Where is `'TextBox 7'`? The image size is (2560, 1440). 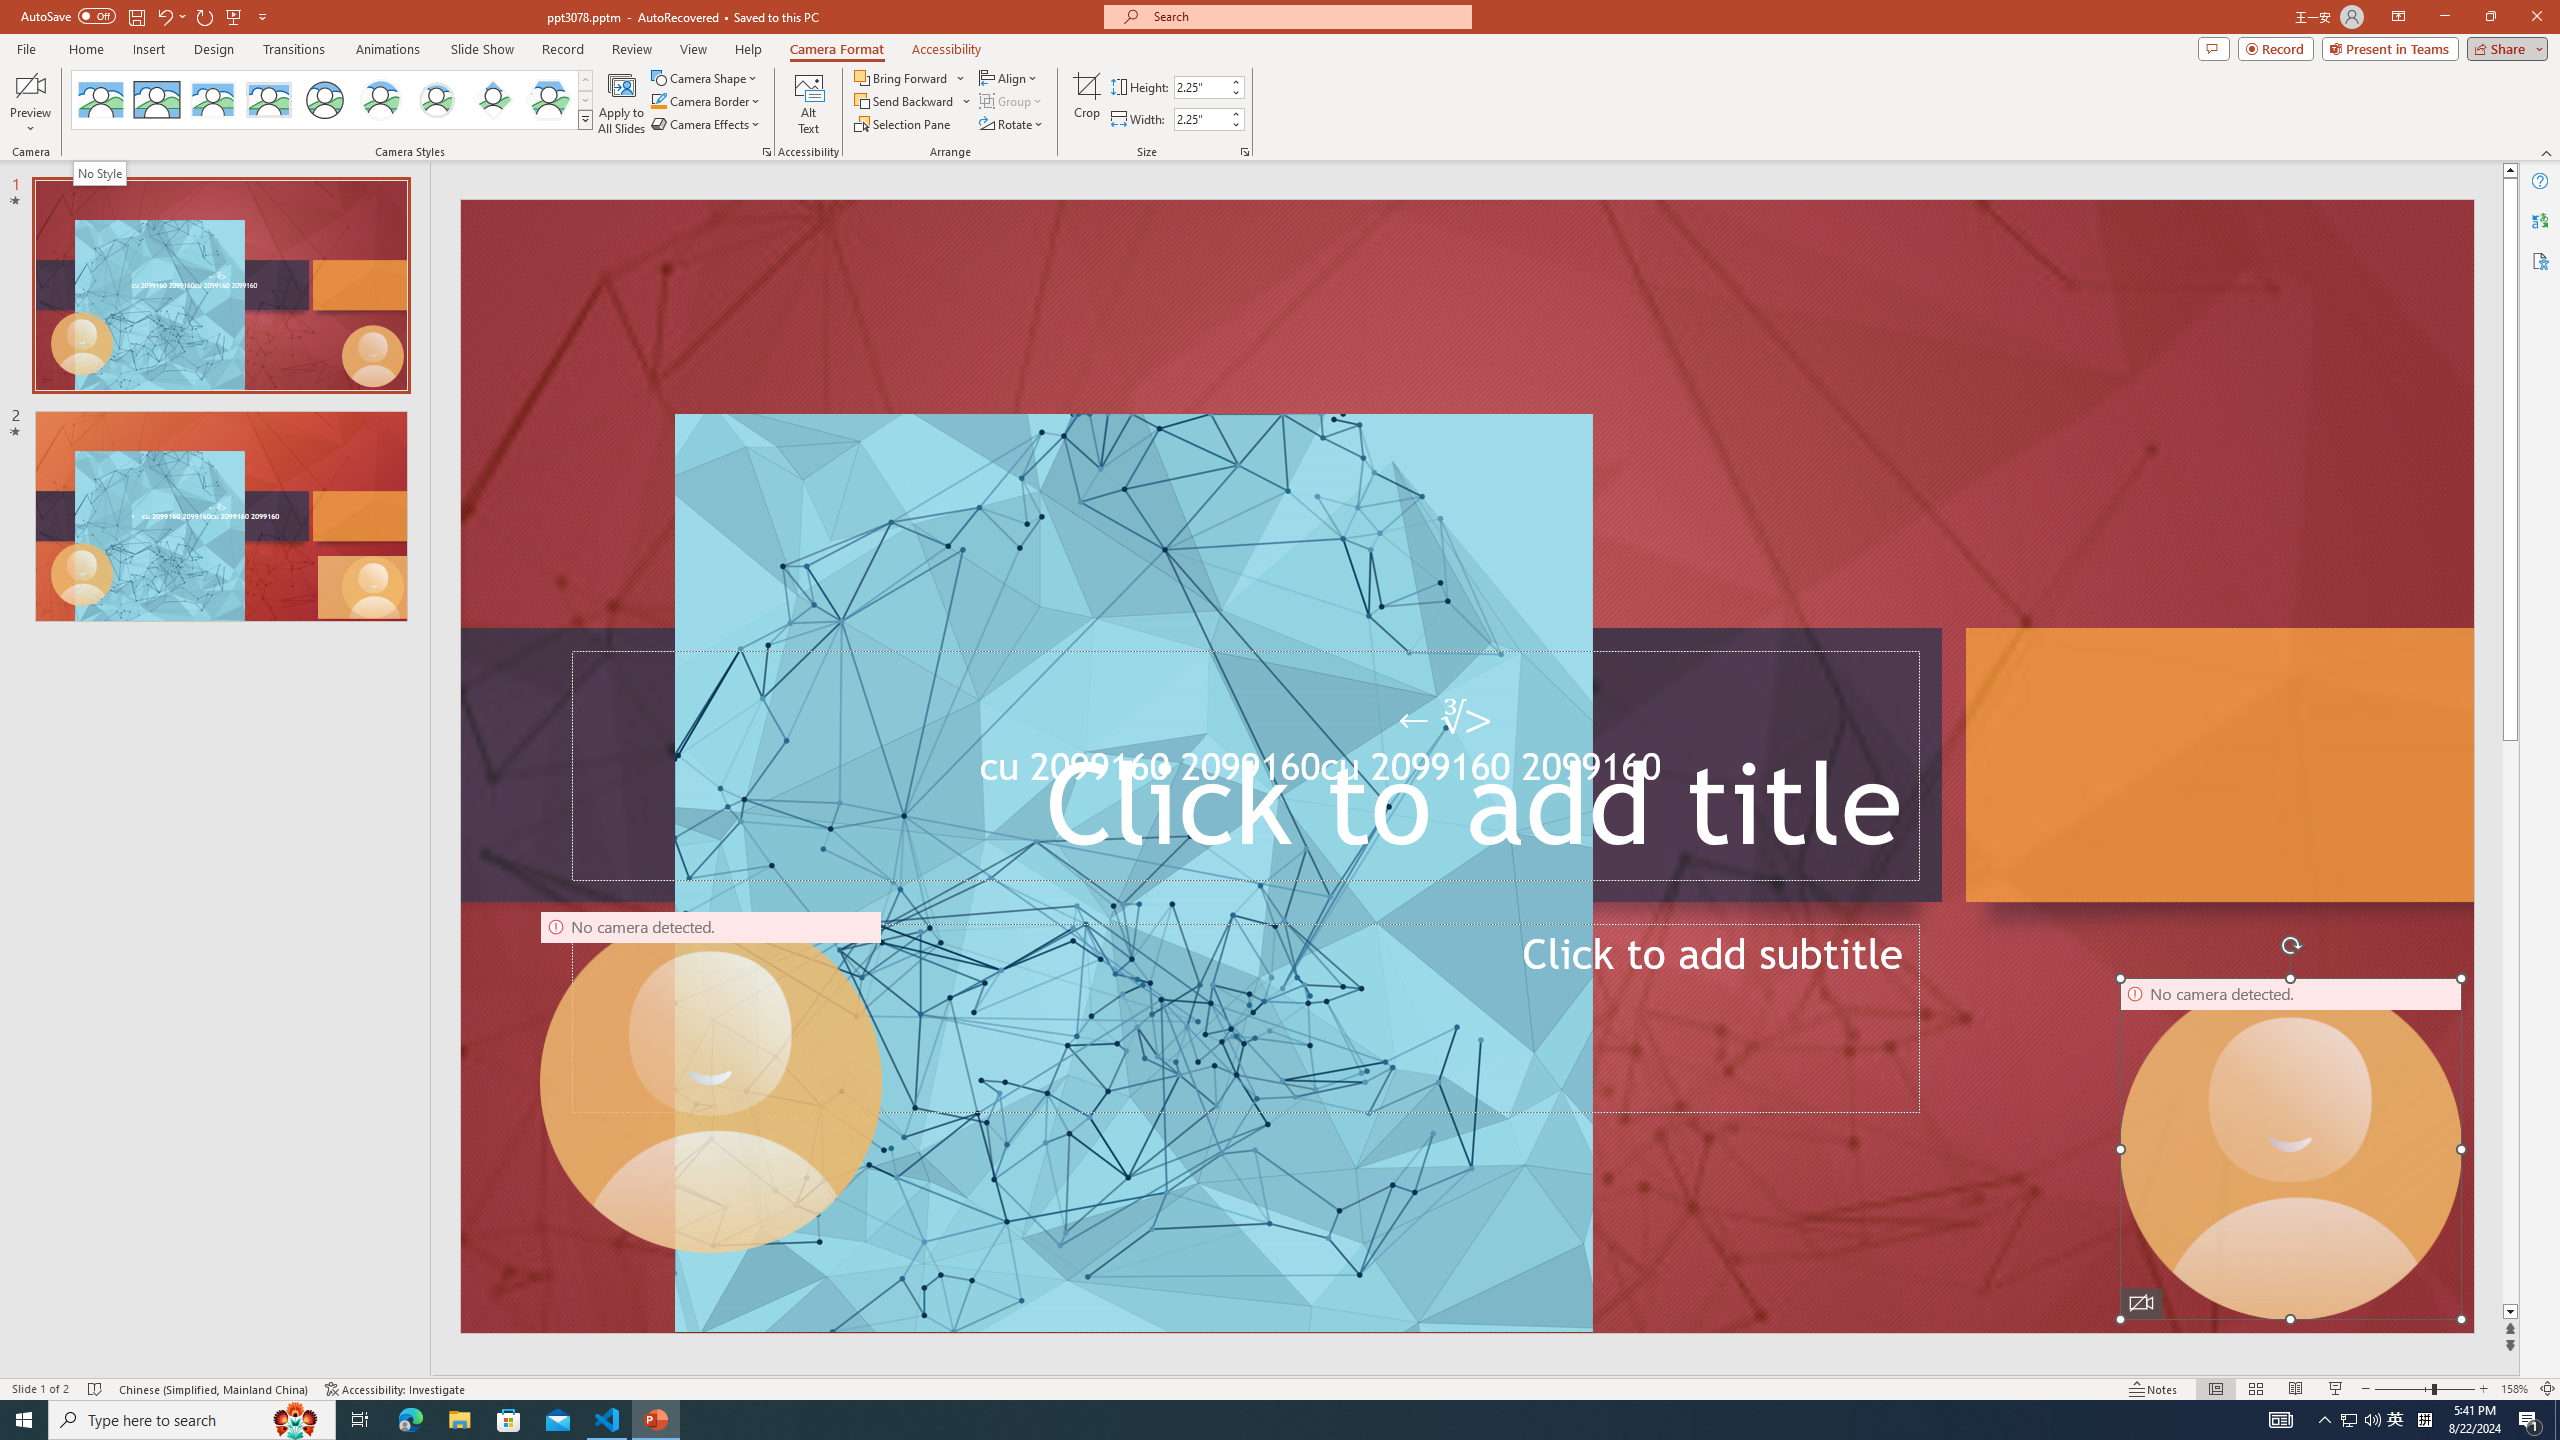
'TextBox 7' is located at coordinates (1446, 720).